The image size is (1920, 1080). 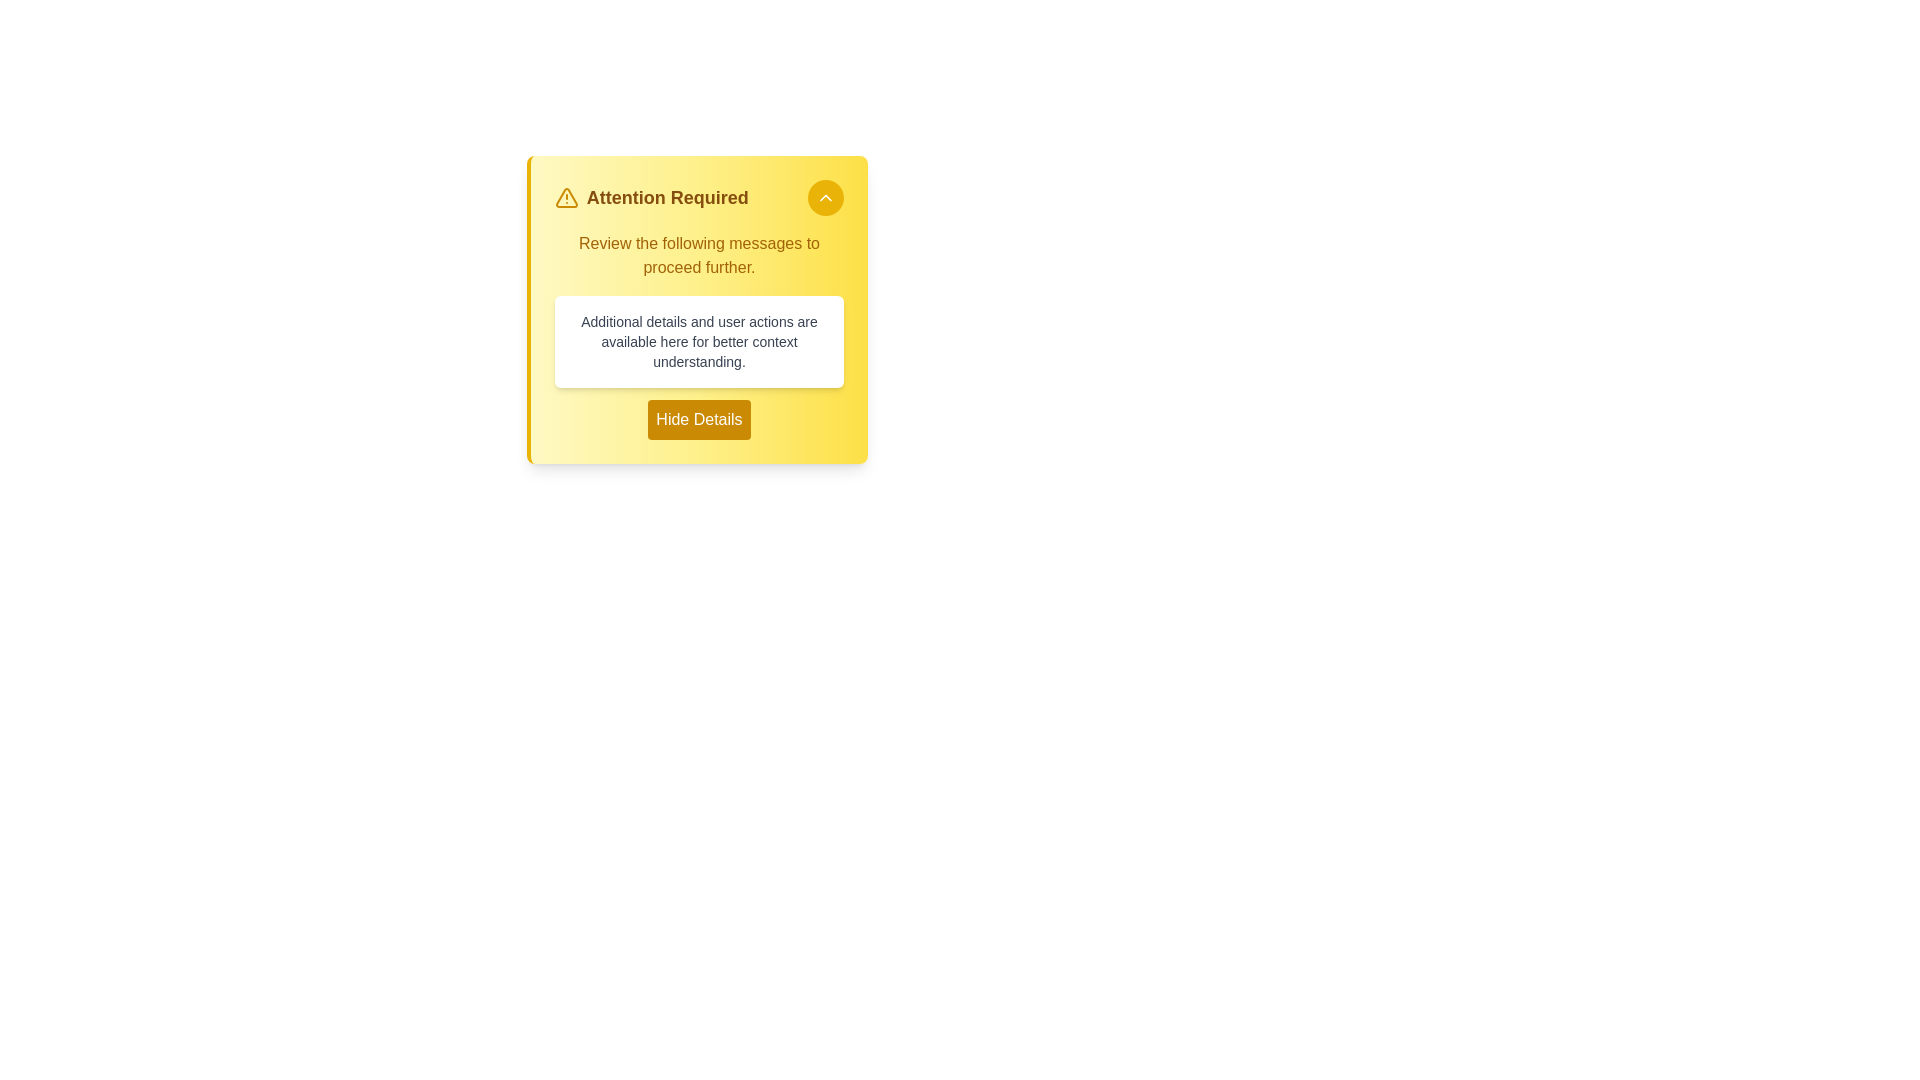 What do you see at coordinates (826, 197) in the screenshot?
I see `top-right button to toggle the alert panel` at bounding box center [826, 197].